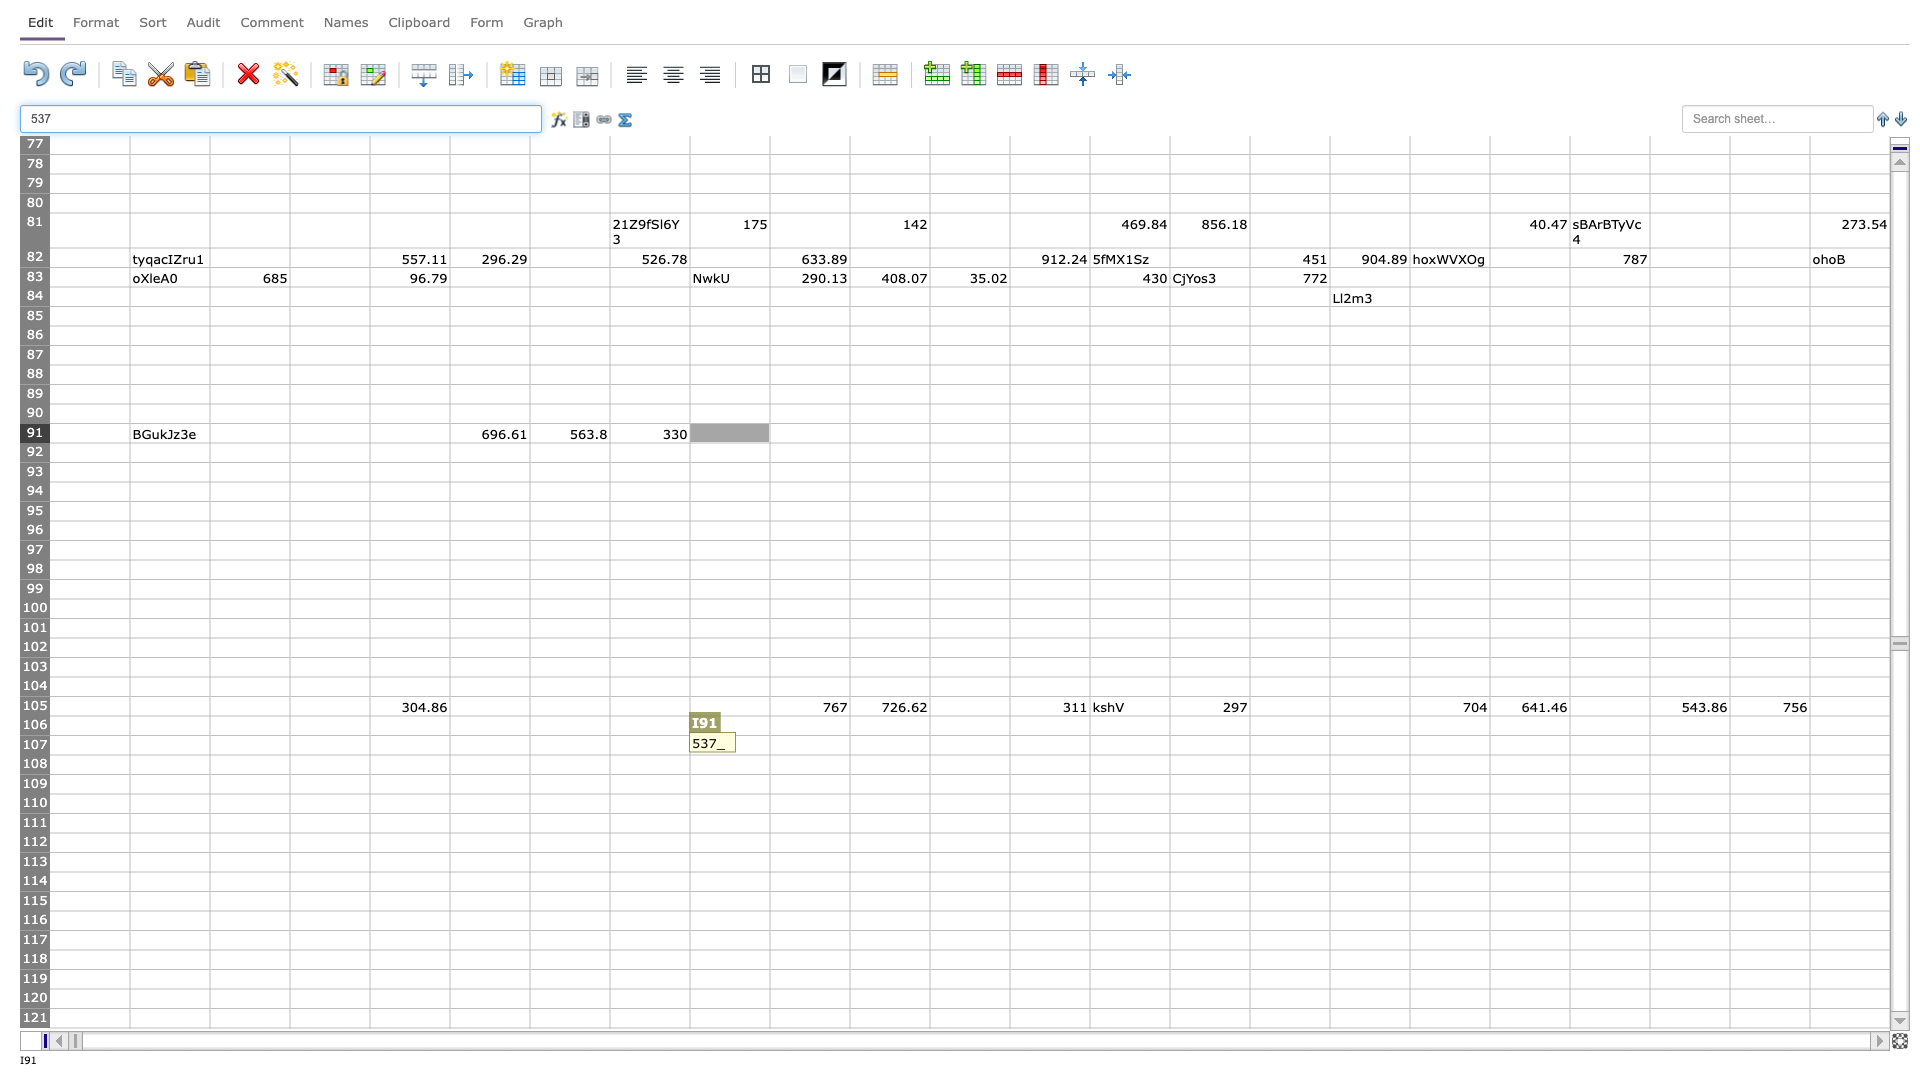 The image size is (1920, 1080). What do you see at coordinates (929, 745) in the screenshot?
I see `Right margin of K107` at bounding box center [929, 745].